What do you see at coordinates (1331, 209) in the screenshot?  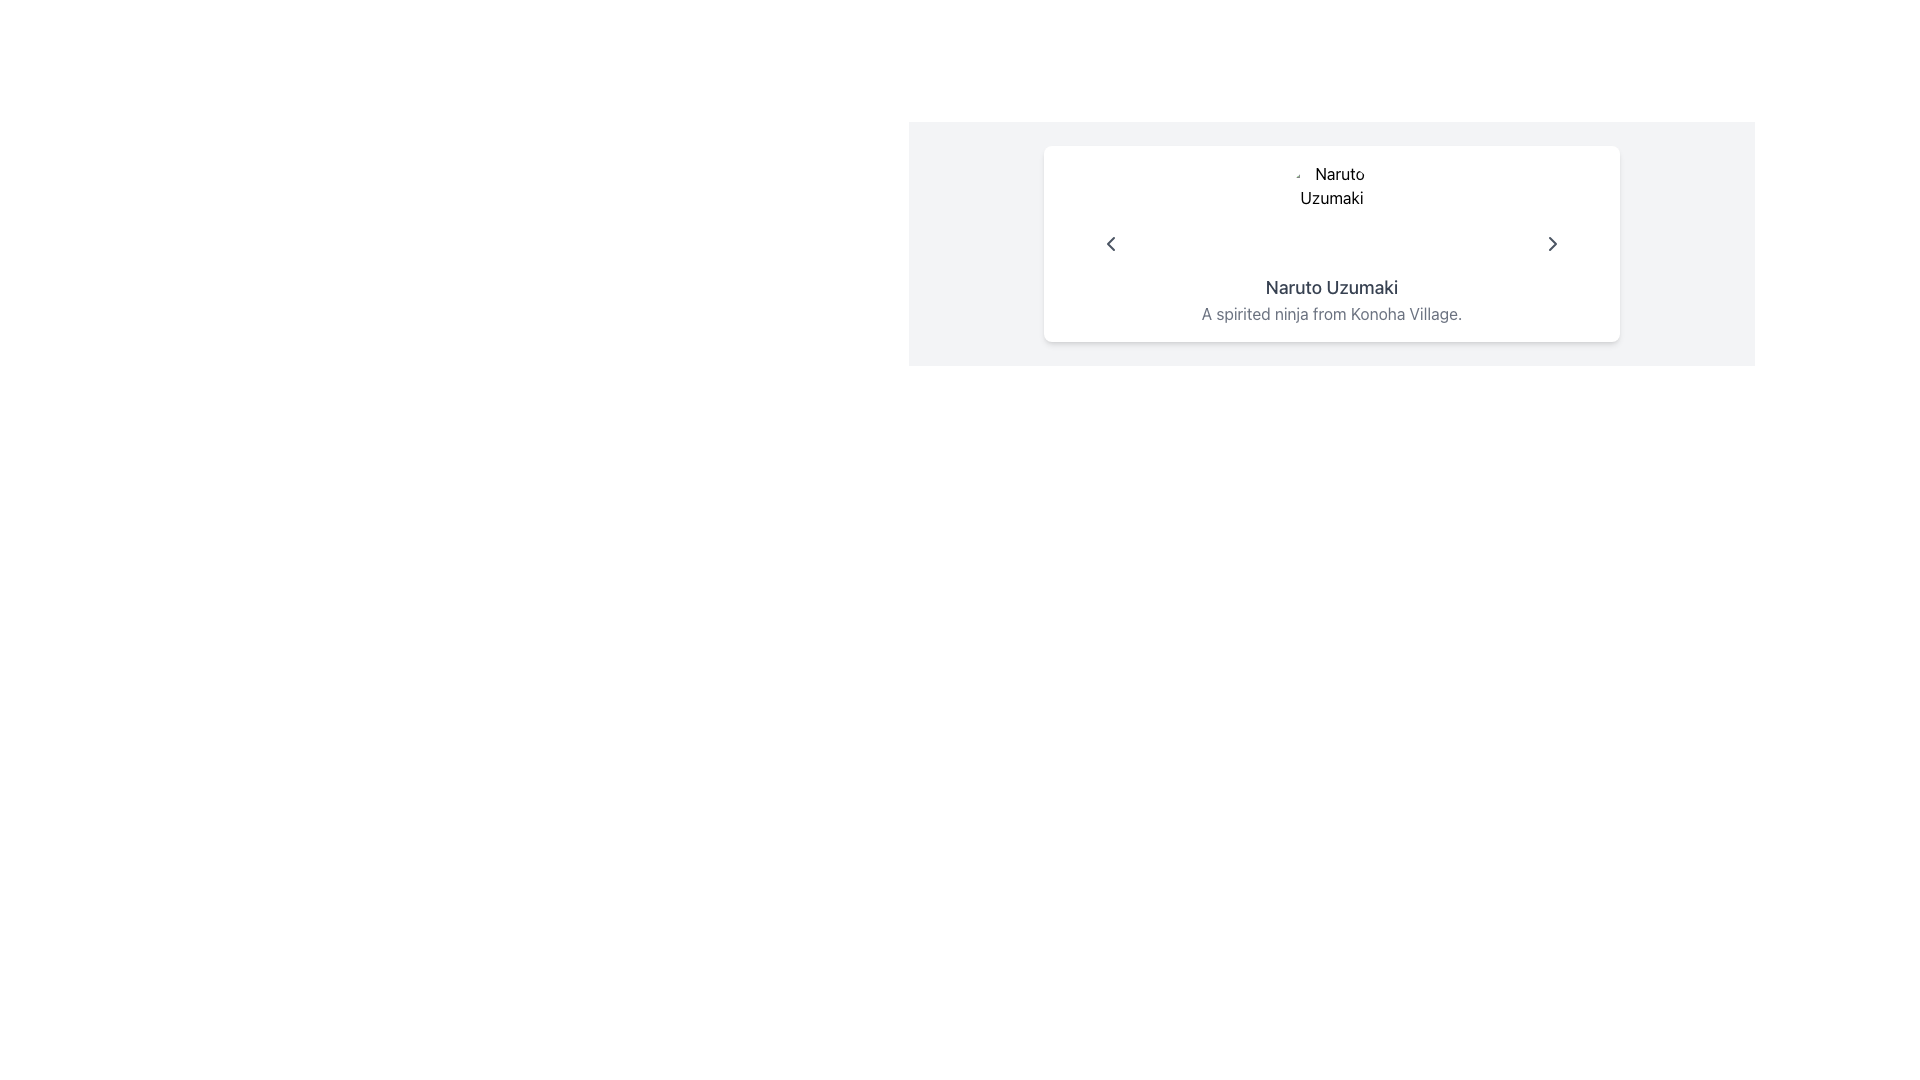 I see `the circular avatar/profile picture of 'Naruto Uzumaki'` at bounding box center [1331, 209].